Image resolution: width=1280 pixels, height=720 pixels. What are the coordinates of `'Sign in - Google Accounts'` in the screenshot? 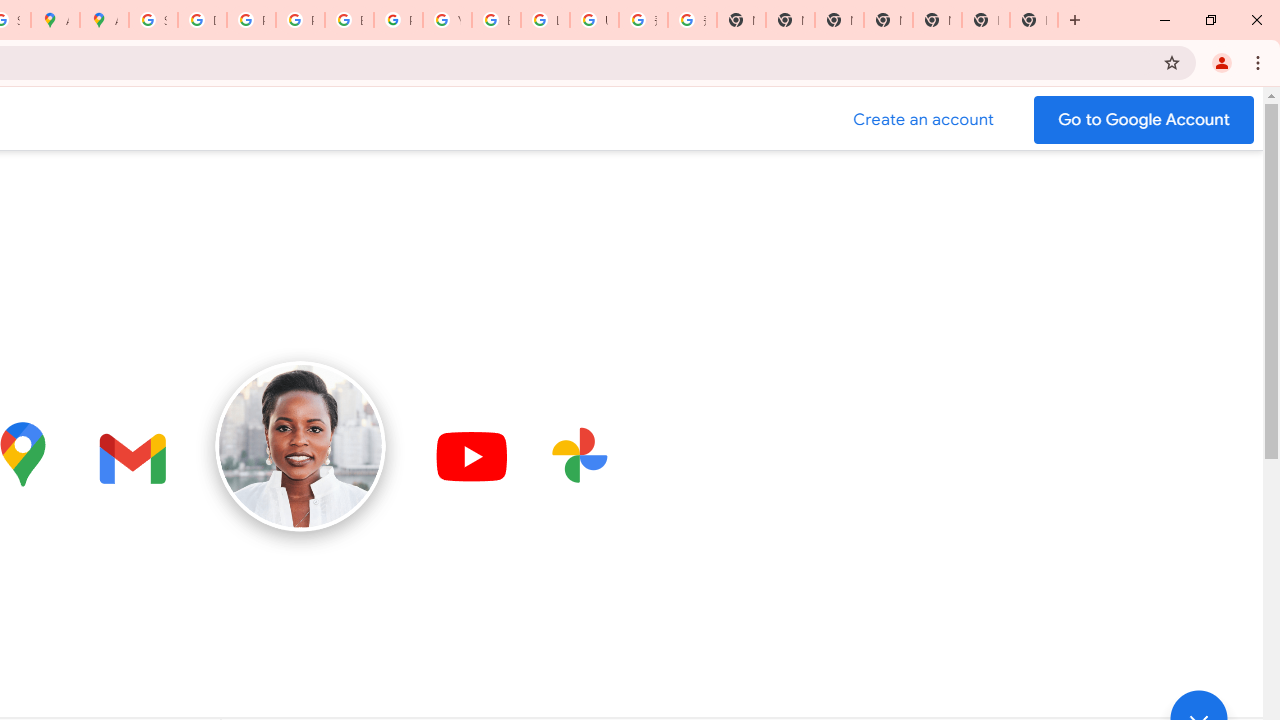 It's located at (152, 20).